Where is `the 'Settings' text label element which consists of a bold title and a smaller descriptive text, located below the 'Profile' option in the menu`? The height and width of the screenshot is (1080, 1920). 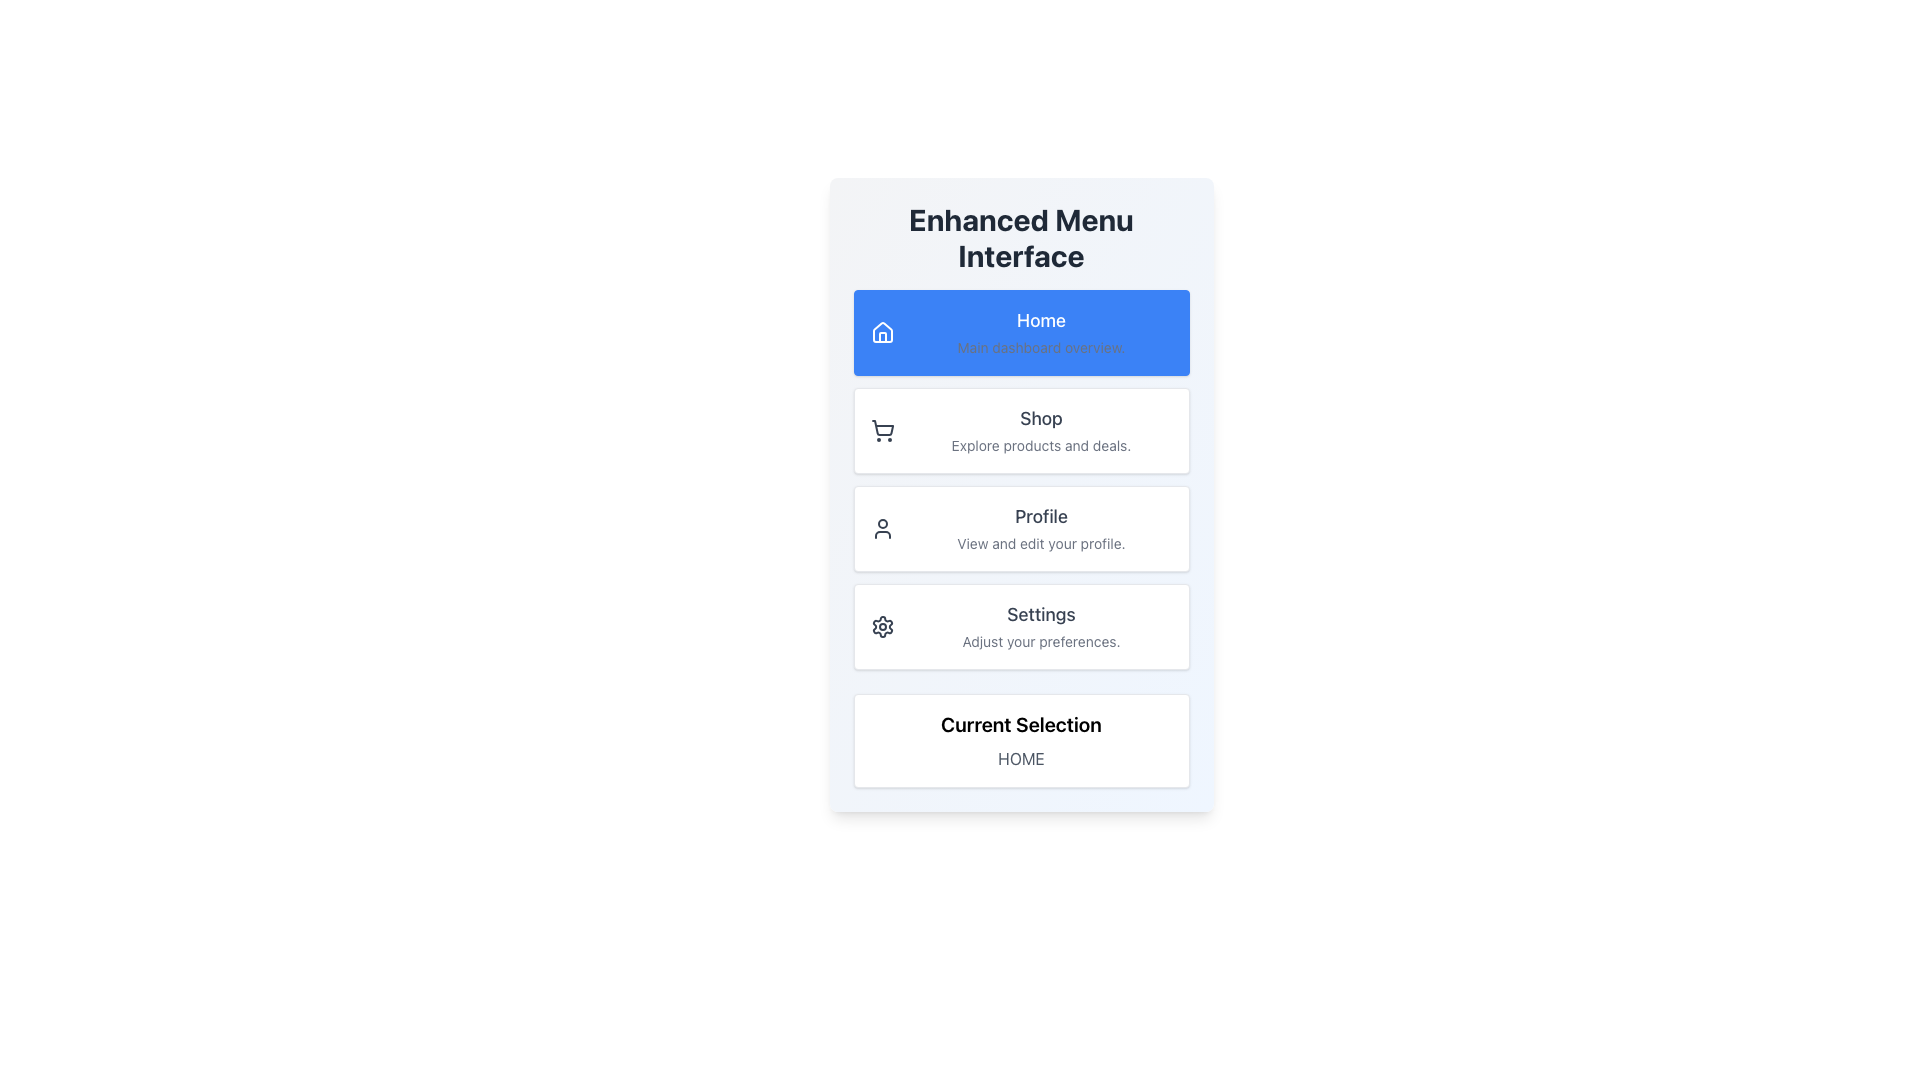 the 'Settings' text label element which consists of a bold title and a smaller descriptive text, located below the 'Profile' option in the menu is located at coordinates (1040, 626).